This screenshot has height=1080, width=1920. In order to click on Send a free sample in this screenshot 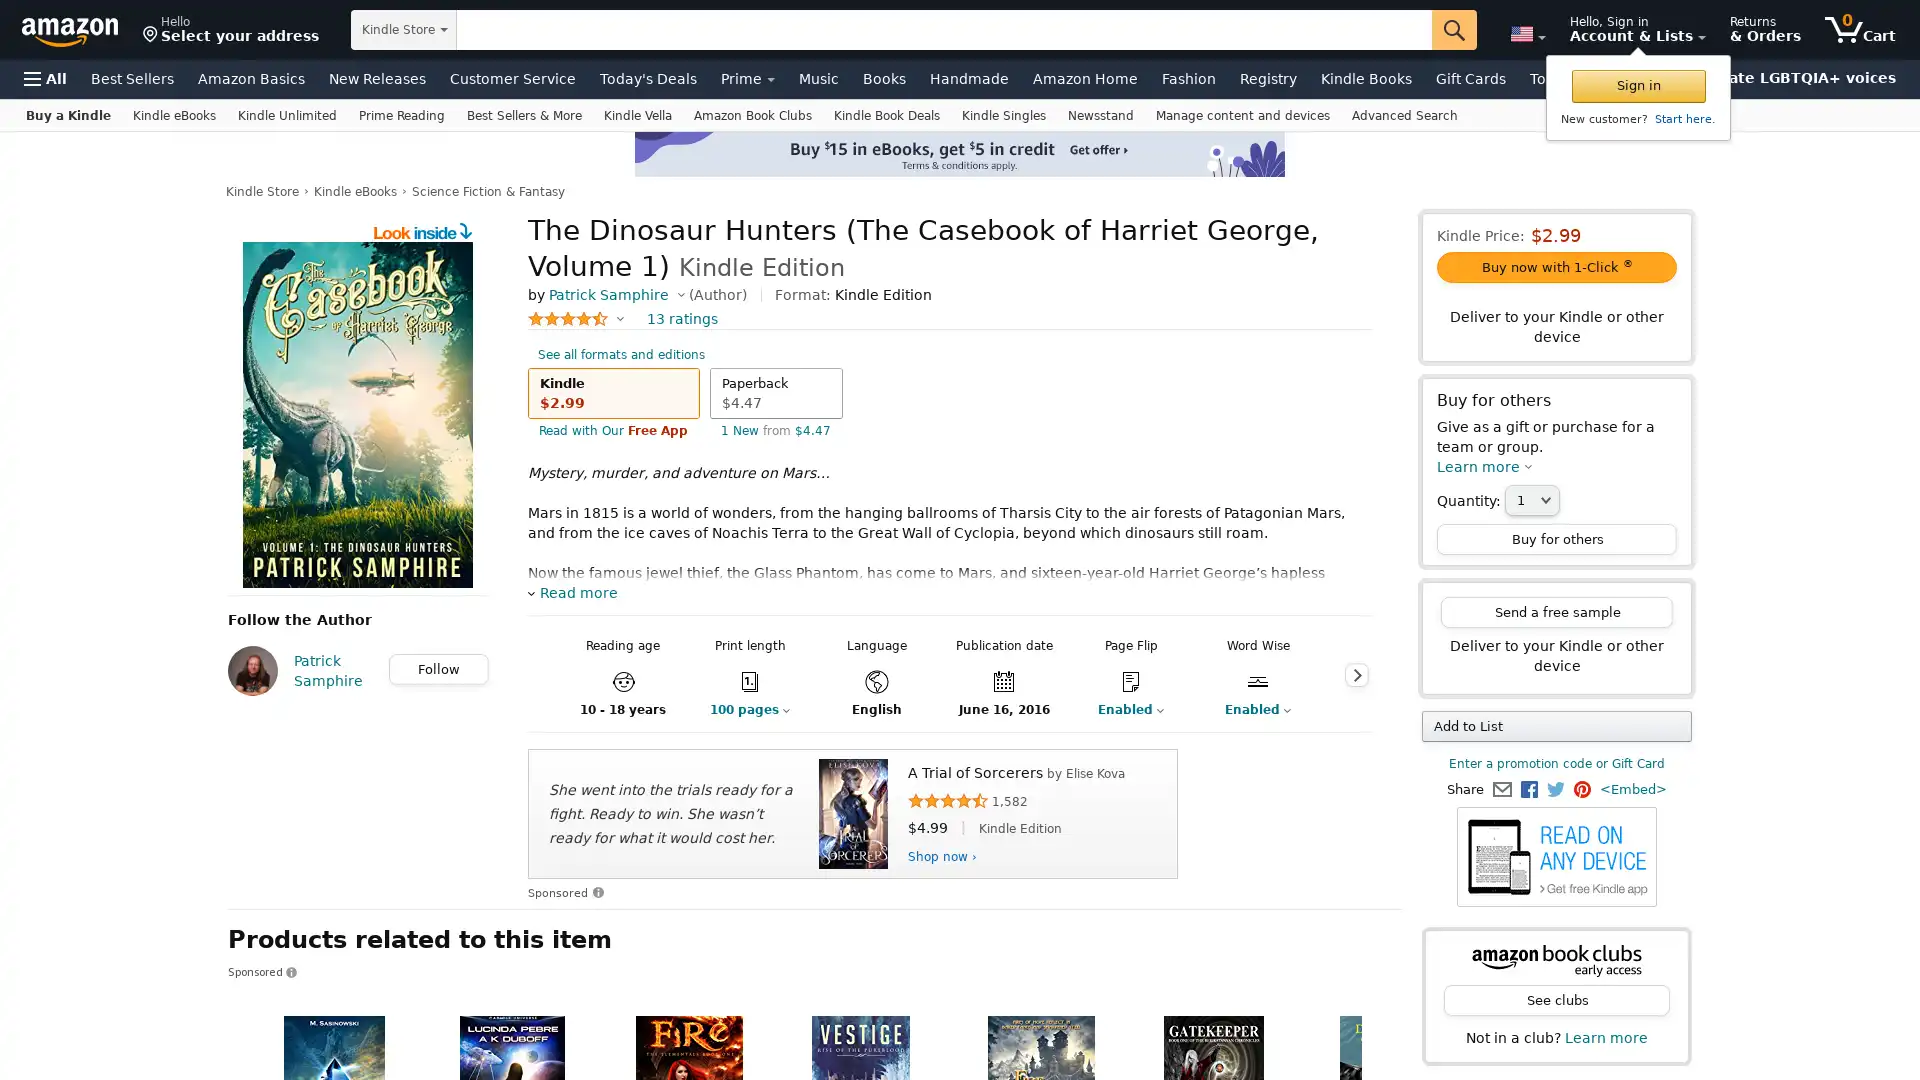, I will do `click(1555, 611)`.